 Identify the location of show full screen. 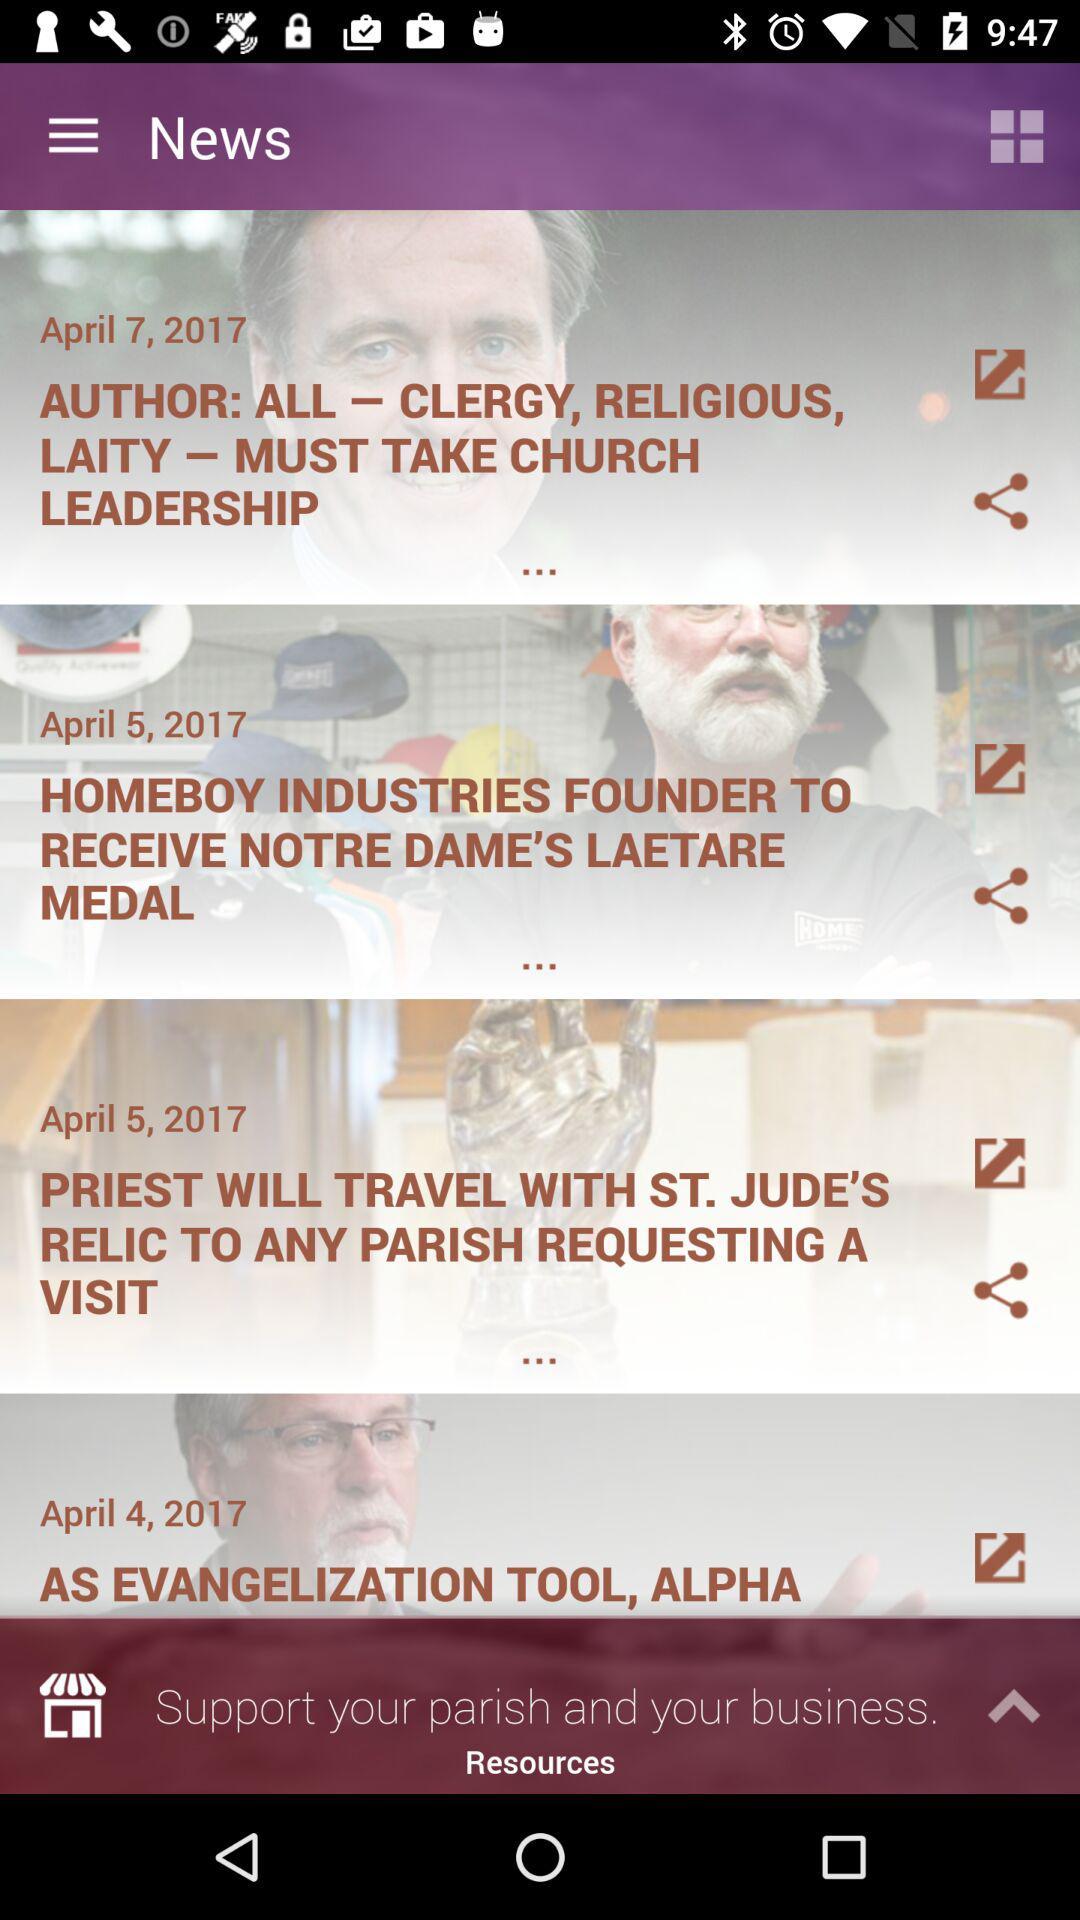
(976, 1140).